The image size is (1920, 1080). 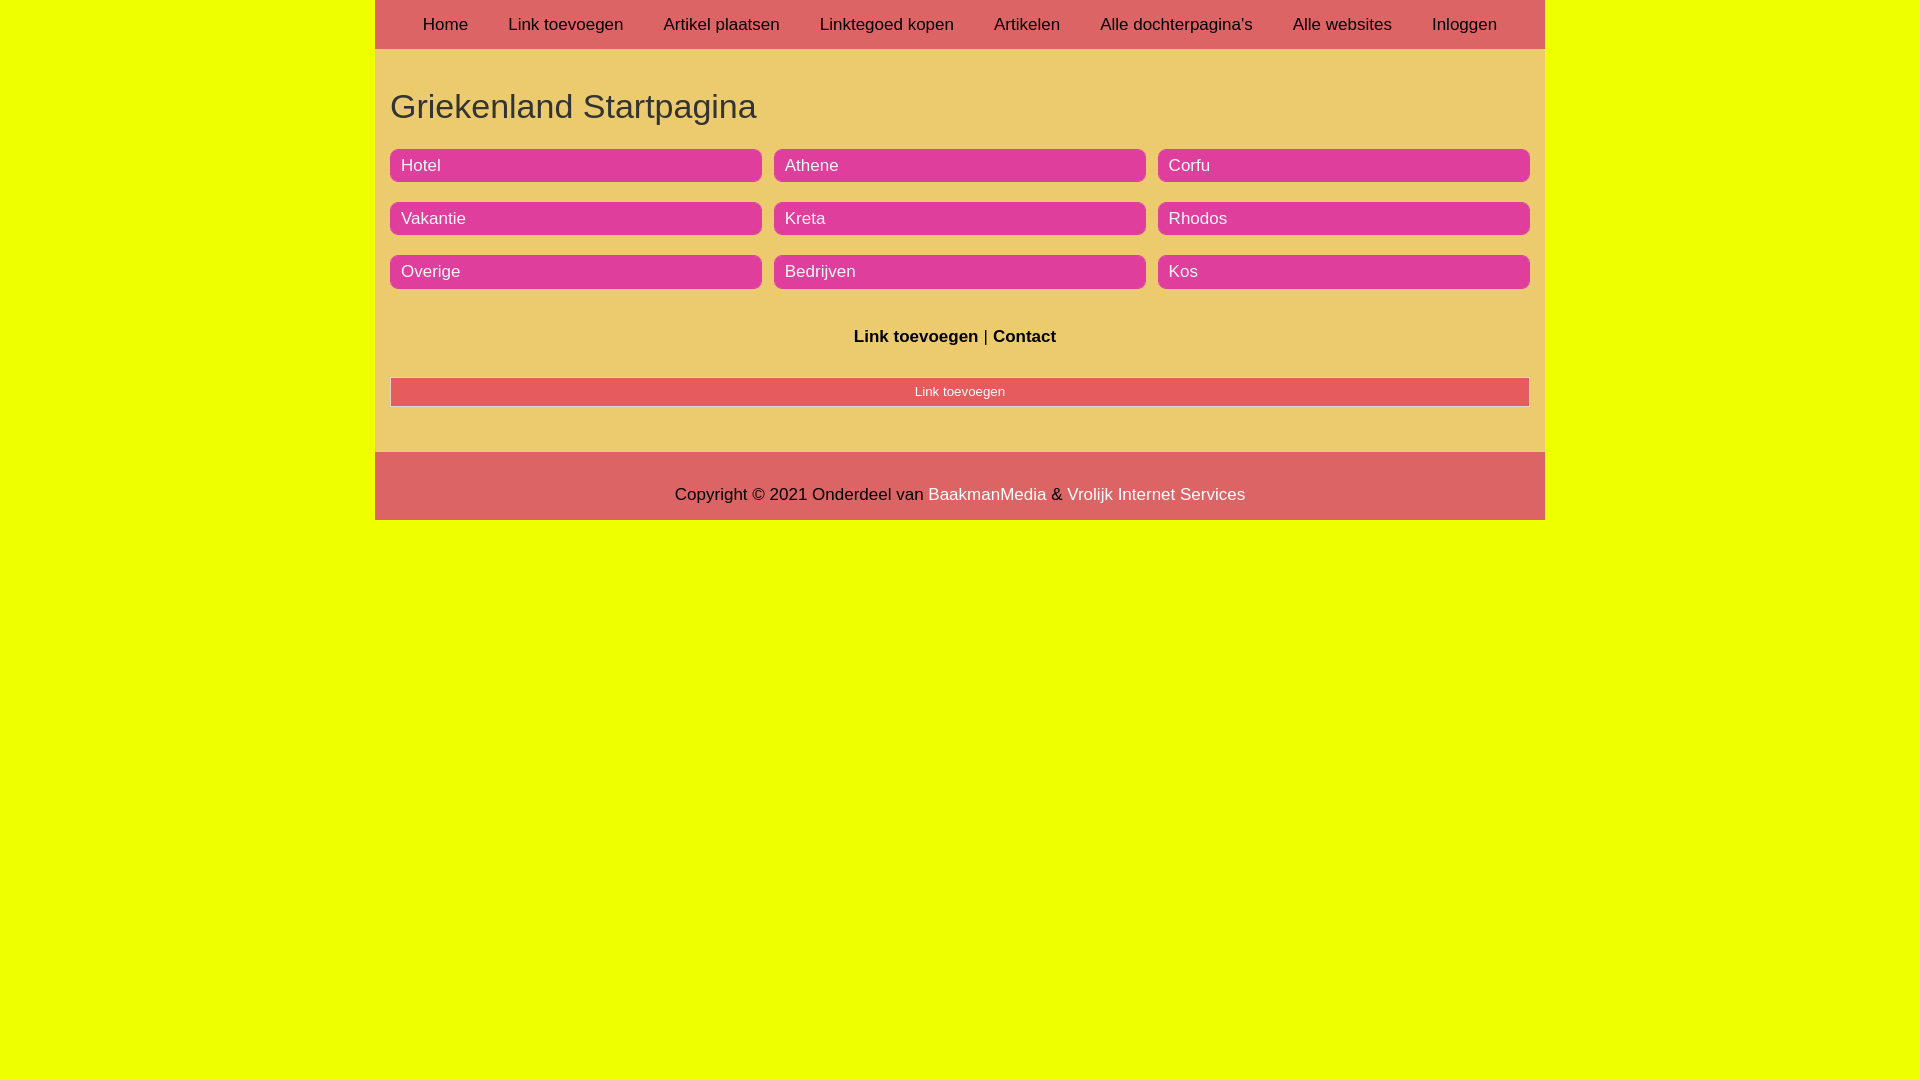 I want to click on 'Kreta', so click(x=805, y=218).